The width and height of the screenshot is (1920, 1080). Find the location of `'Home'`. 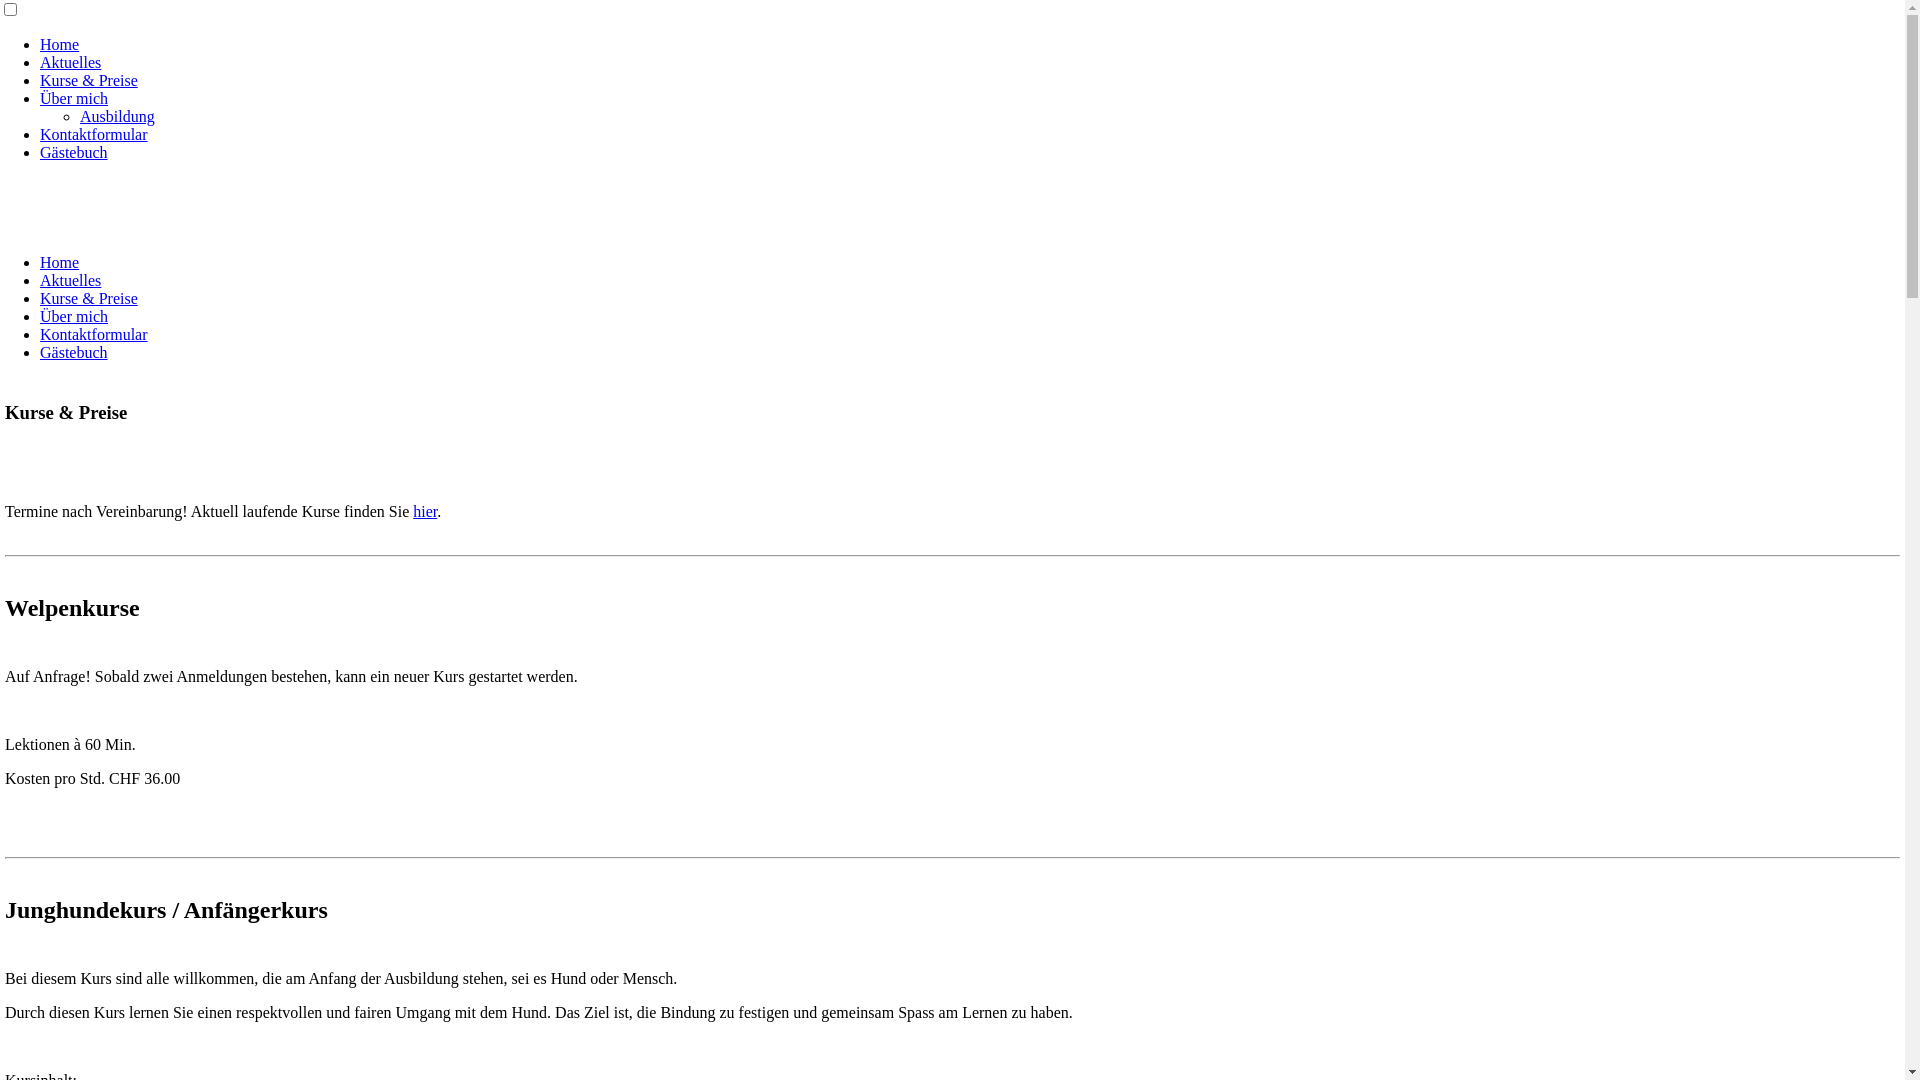

'Home' is located at coordinates (59, 261).